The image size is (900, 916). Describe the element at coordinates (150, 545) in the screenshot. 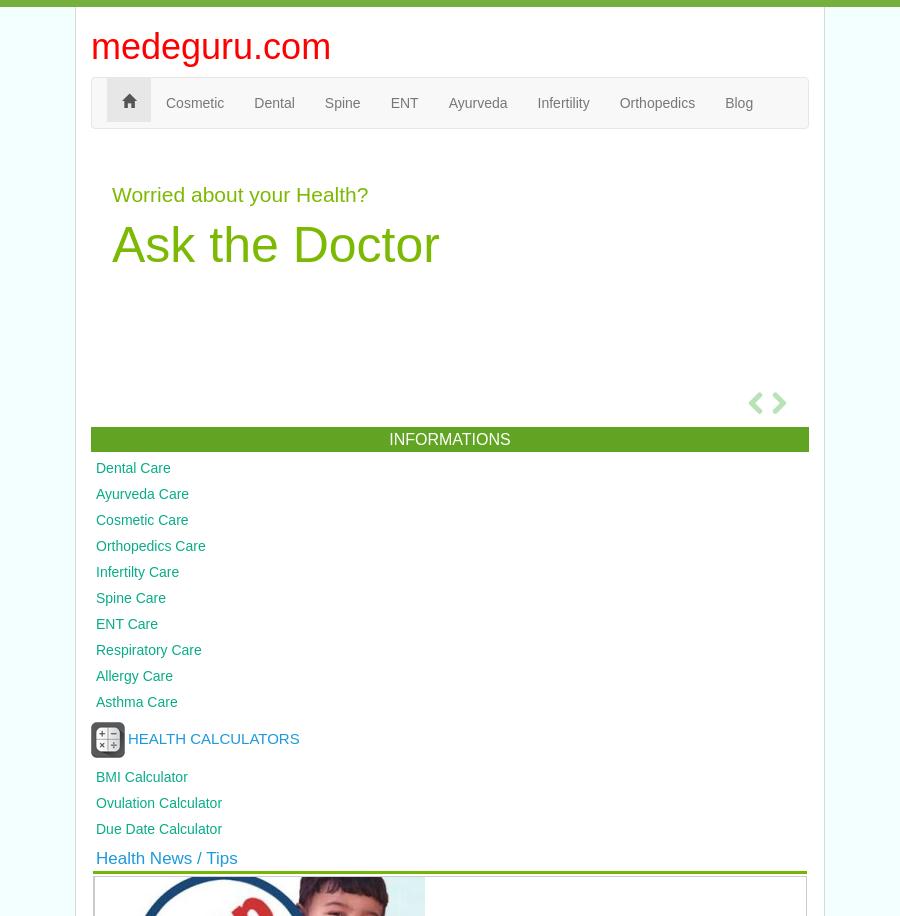

I see `'Orthopedics Care'` at that location.